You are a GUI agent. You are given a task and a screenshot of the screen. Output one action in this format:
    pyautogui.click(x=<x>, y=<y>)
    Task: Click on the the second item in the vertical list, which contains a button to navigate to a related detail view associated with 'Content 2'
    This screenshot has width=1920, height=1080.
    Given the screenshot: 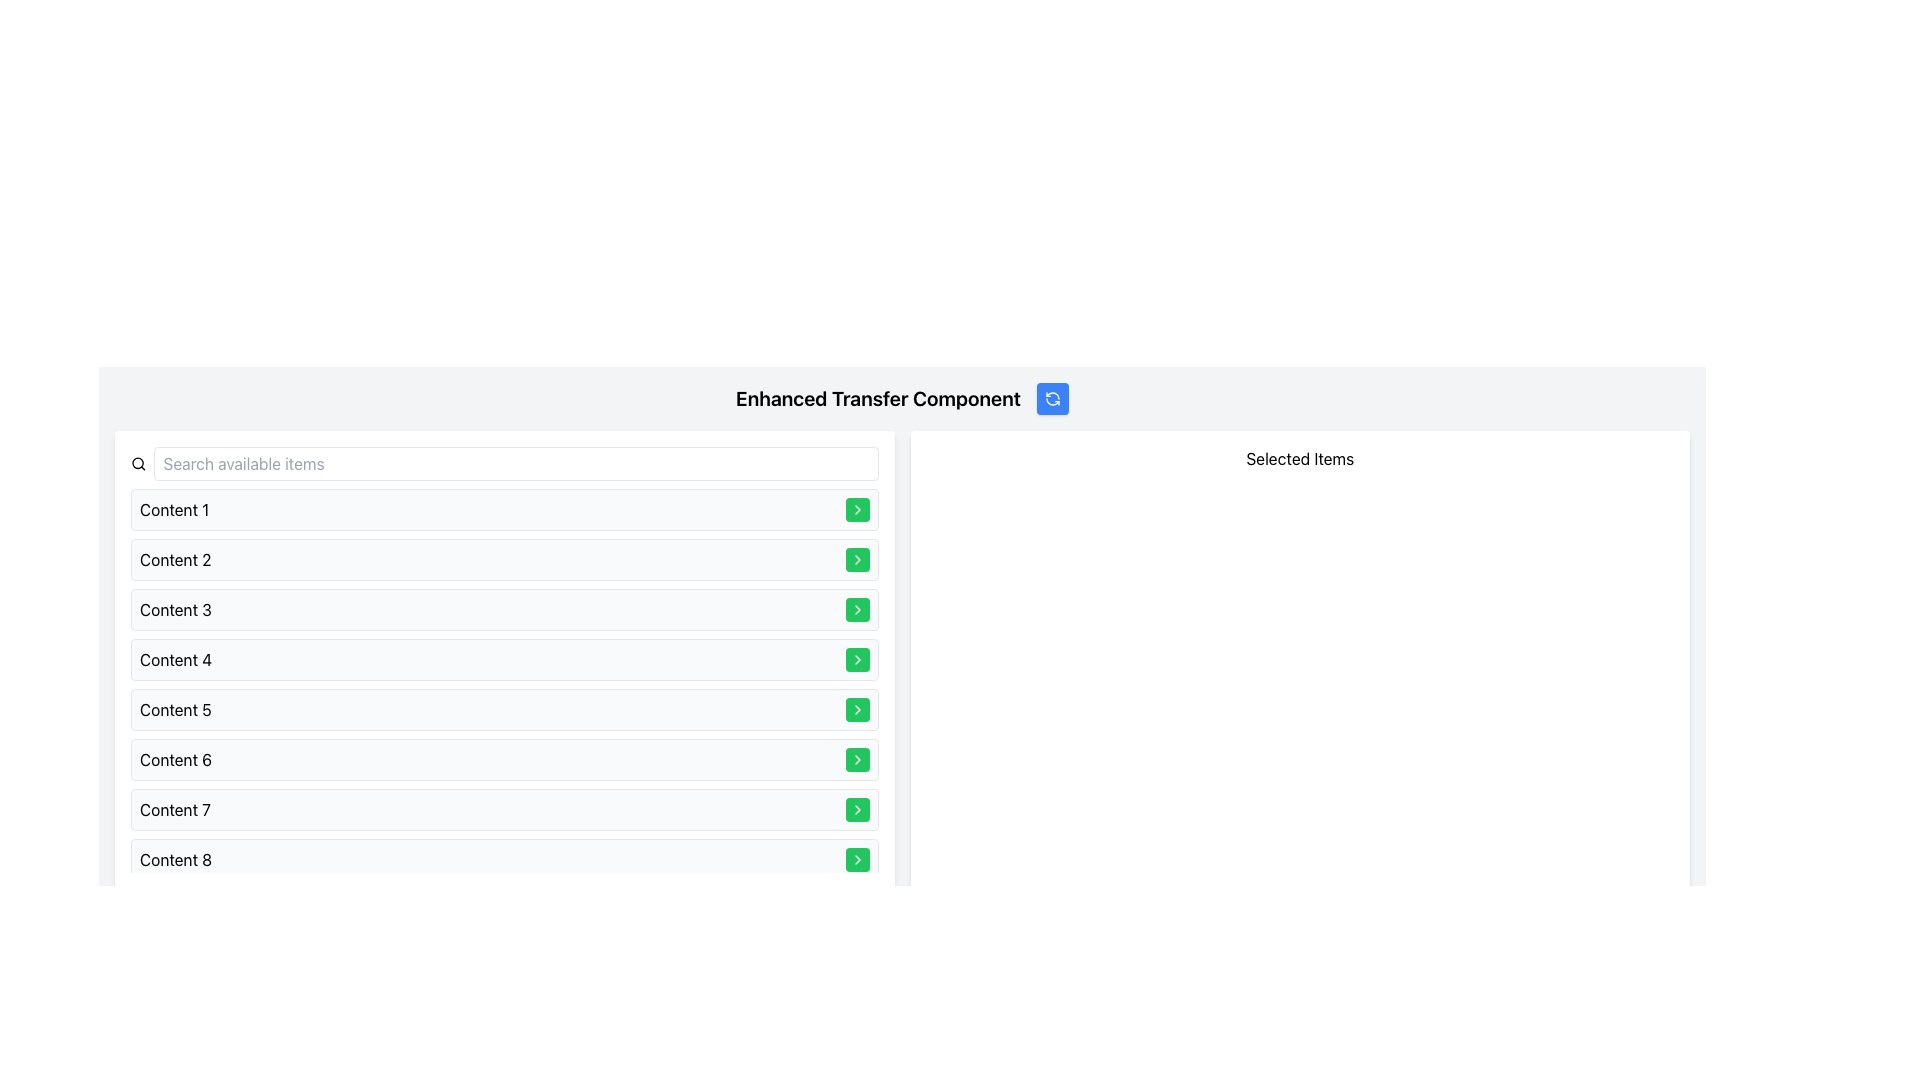 What is the action you would take?
    pyautogui.click(x=504, y=559)
    